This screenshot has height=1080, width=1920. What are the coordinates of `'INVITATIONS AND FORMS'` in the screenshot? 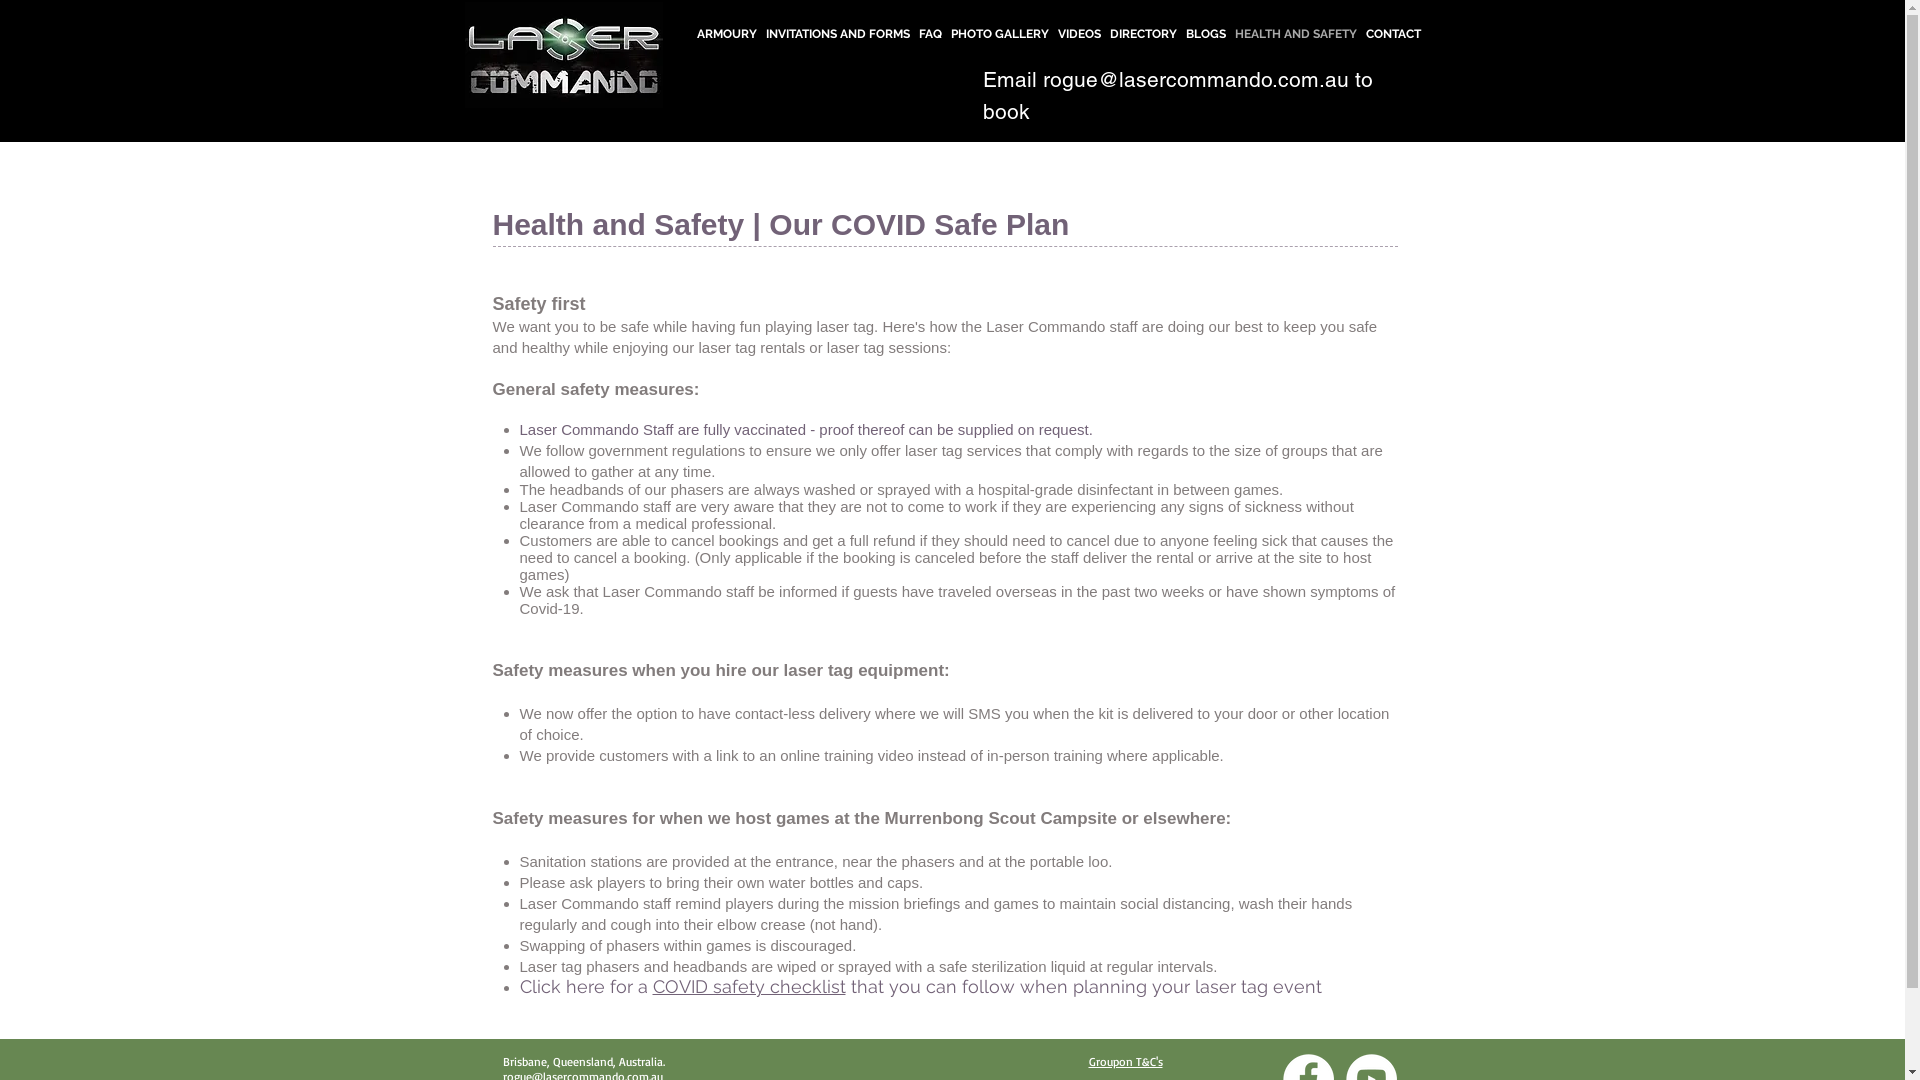 It's located at (838, 34).